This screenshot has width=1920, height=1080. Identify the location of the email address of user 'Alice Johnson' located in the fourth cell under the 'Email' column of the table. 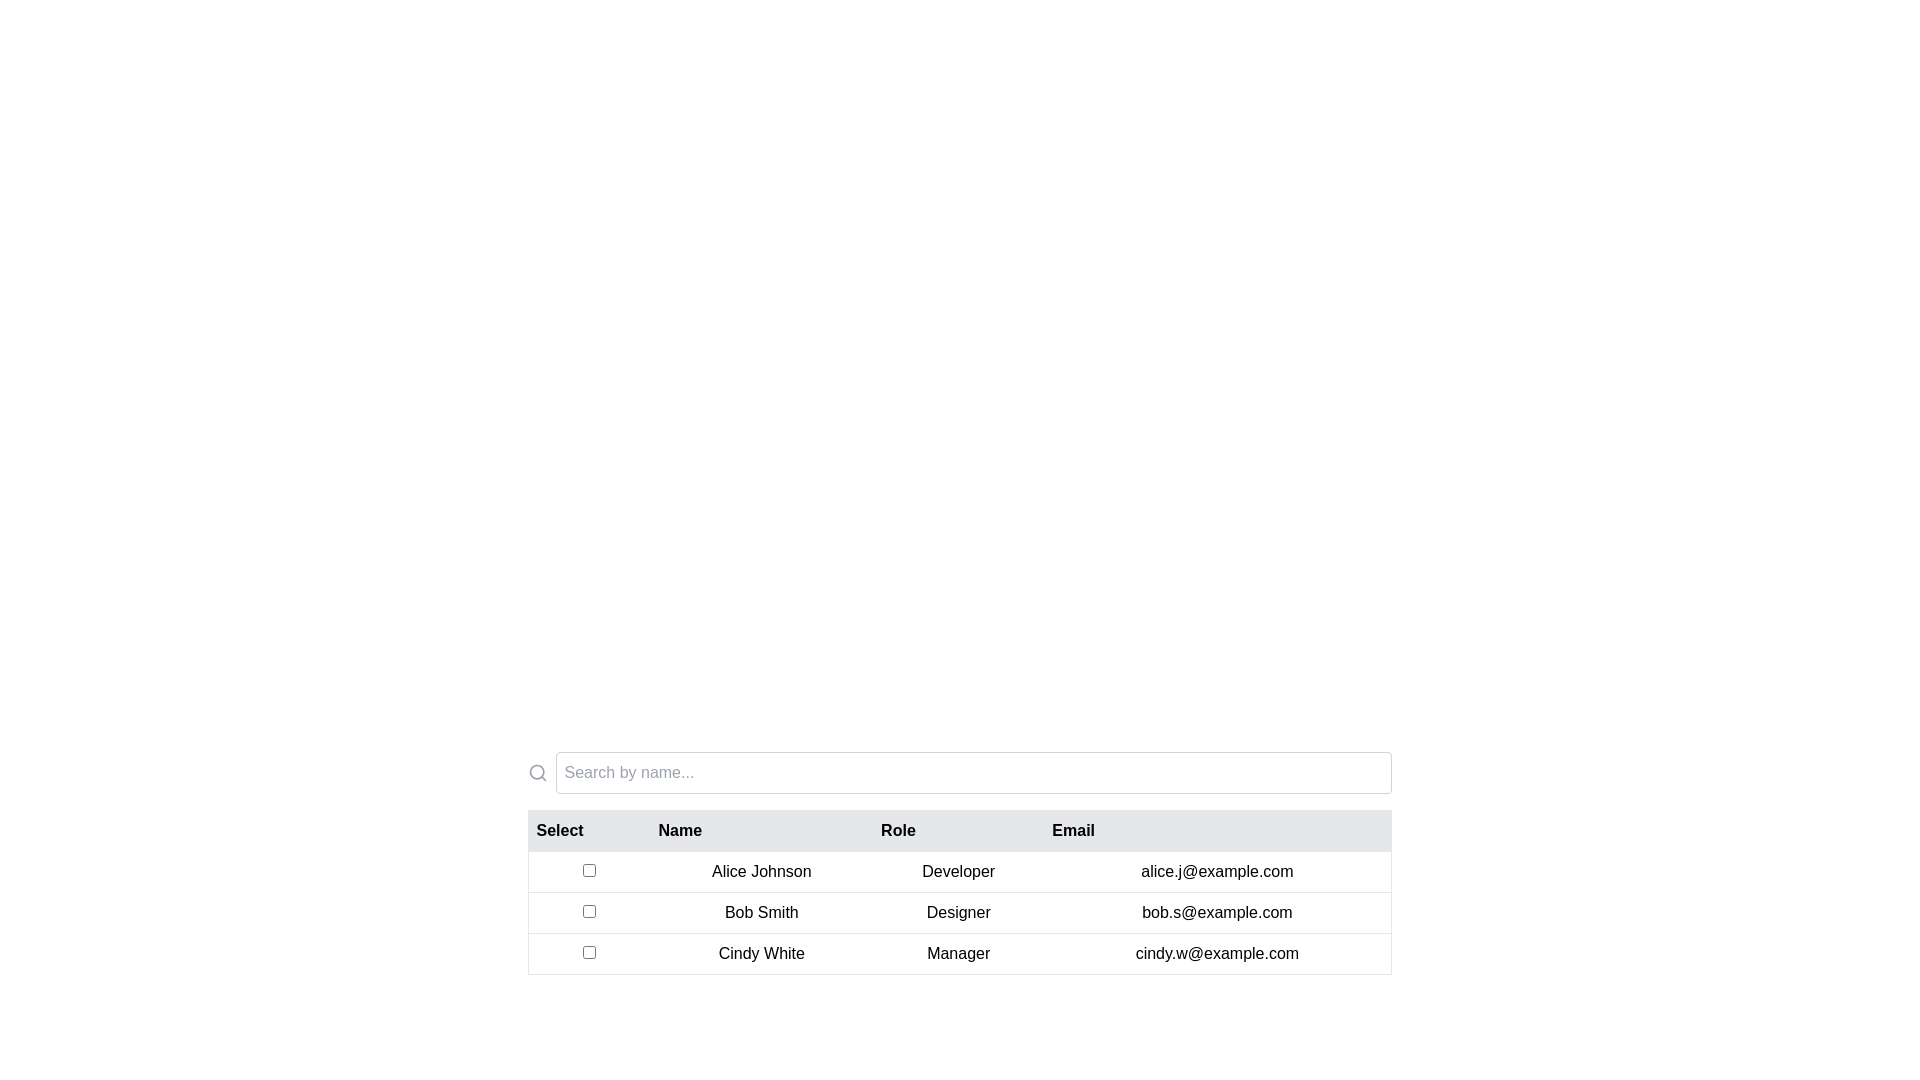
(1216, 870).